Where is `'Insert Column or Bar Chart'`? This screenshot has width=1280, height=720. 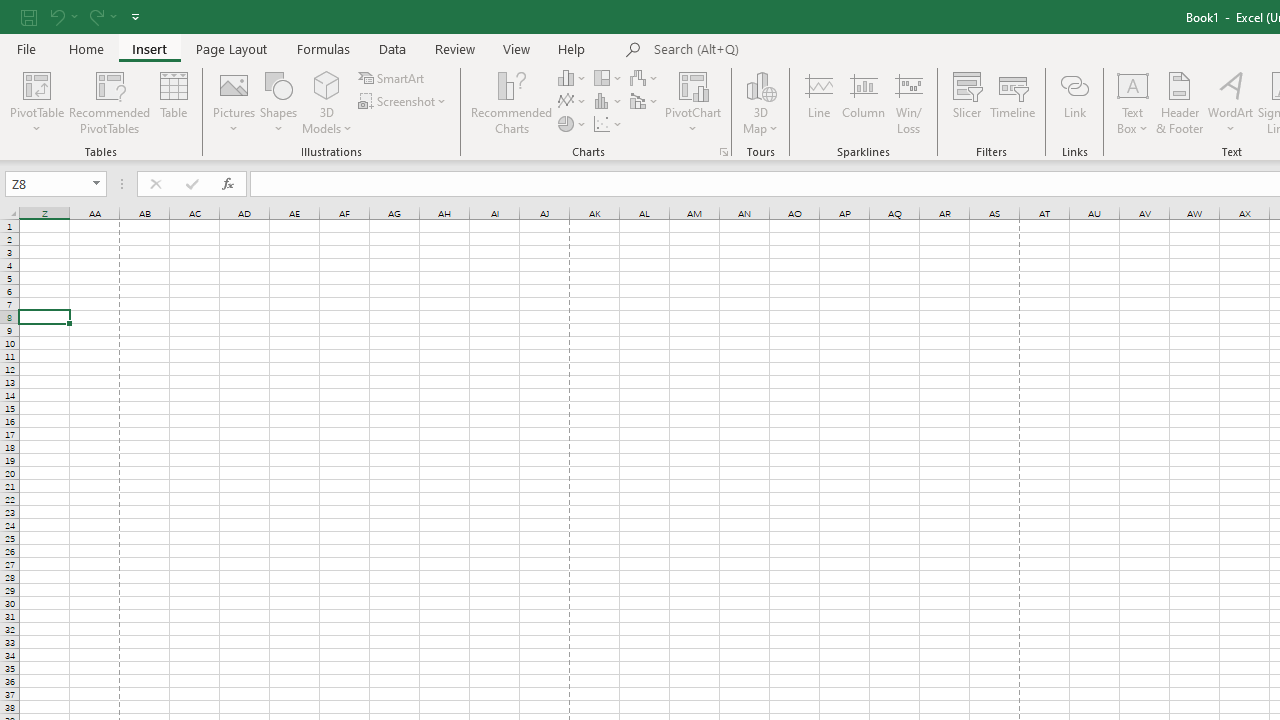 'Insert Column or Bar Chart' is located at coordinates (572, 77).